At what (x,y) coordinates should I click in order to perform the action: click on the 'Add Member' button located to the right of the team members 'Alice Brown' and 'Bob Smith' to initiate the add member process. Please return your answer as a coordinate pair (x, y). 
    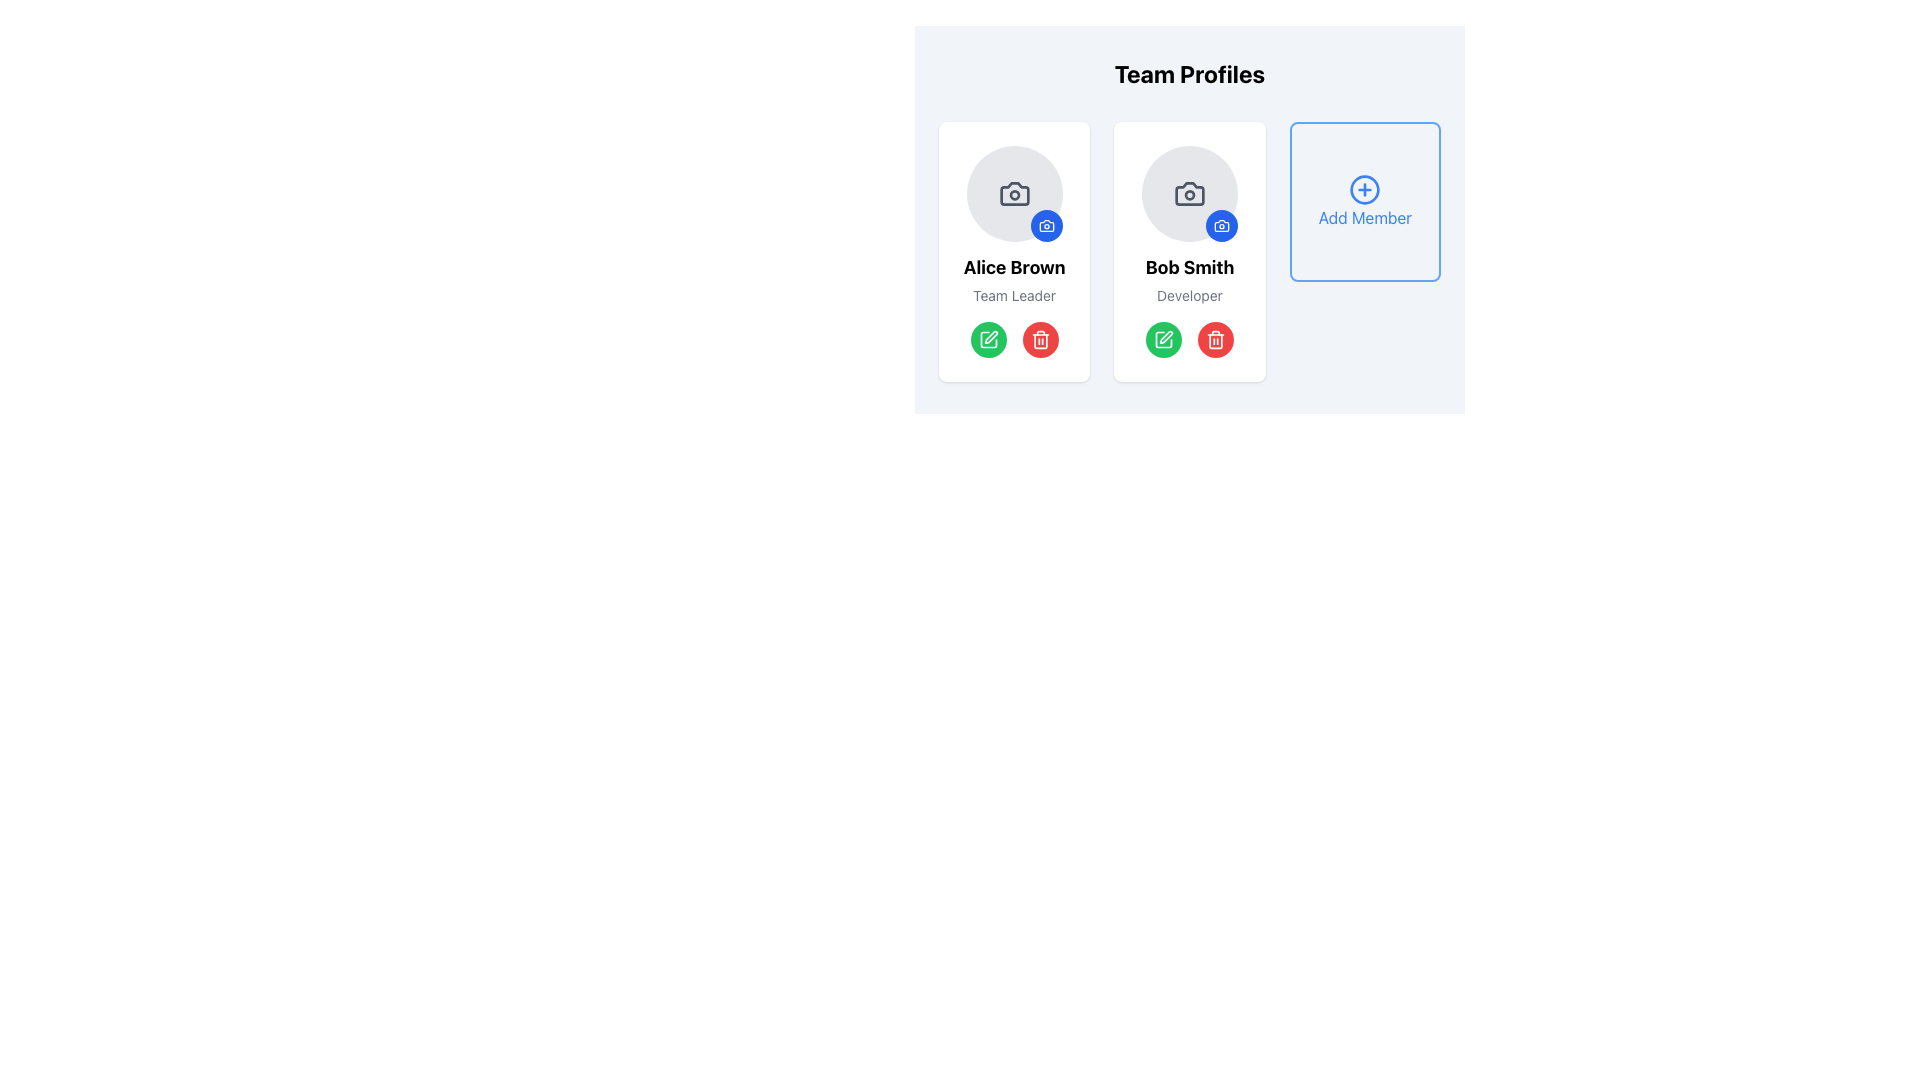
    Looking at the image, I should click on (1364, 201).